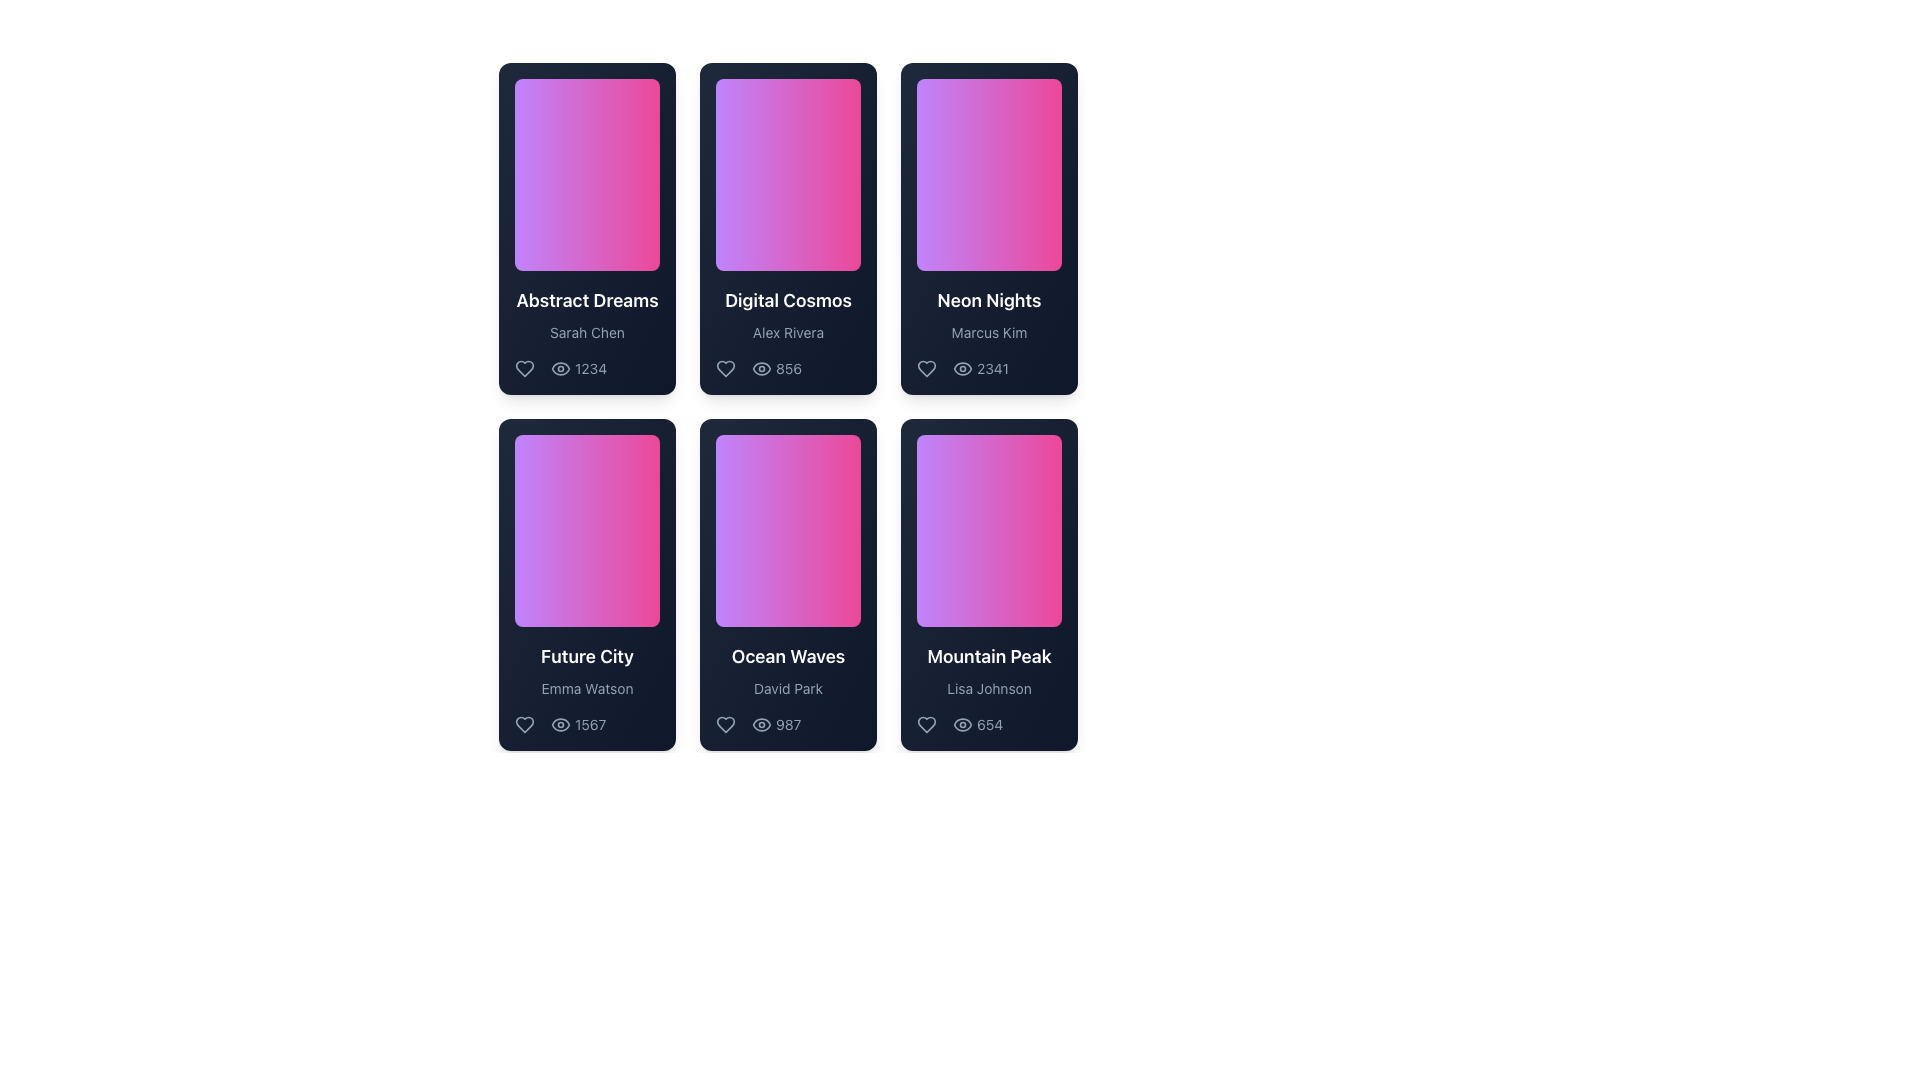  What do you see at coordinates (724, 725) in the screenshot?
I see `the heart-shaped icon located at the bottom-left corner of the 'Ocean Waves' card by 'David Park'` at bounding box center [724, 725].